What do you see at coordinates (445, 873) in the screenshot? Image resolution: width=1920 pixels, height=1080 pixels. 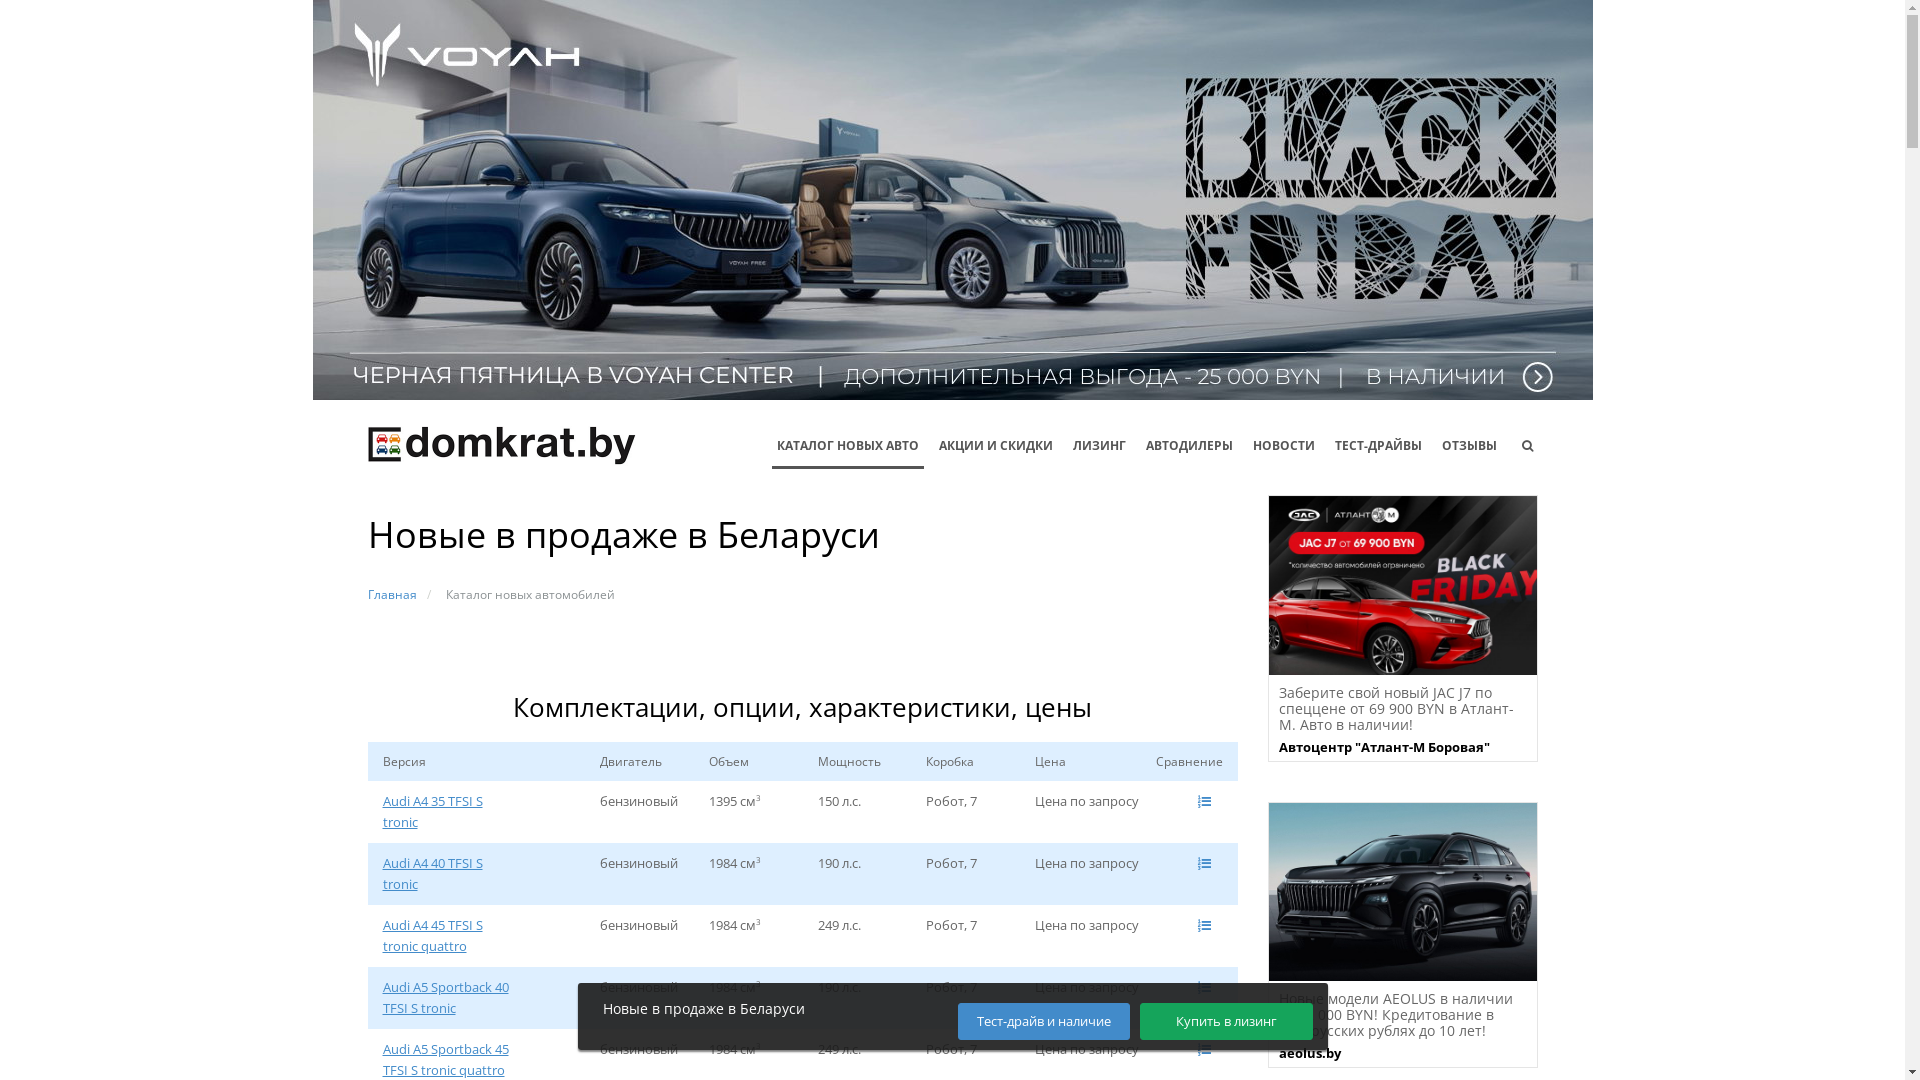 I see `'Audi A4 40 TFSI S tronic'` at bounding box center [445, 873].